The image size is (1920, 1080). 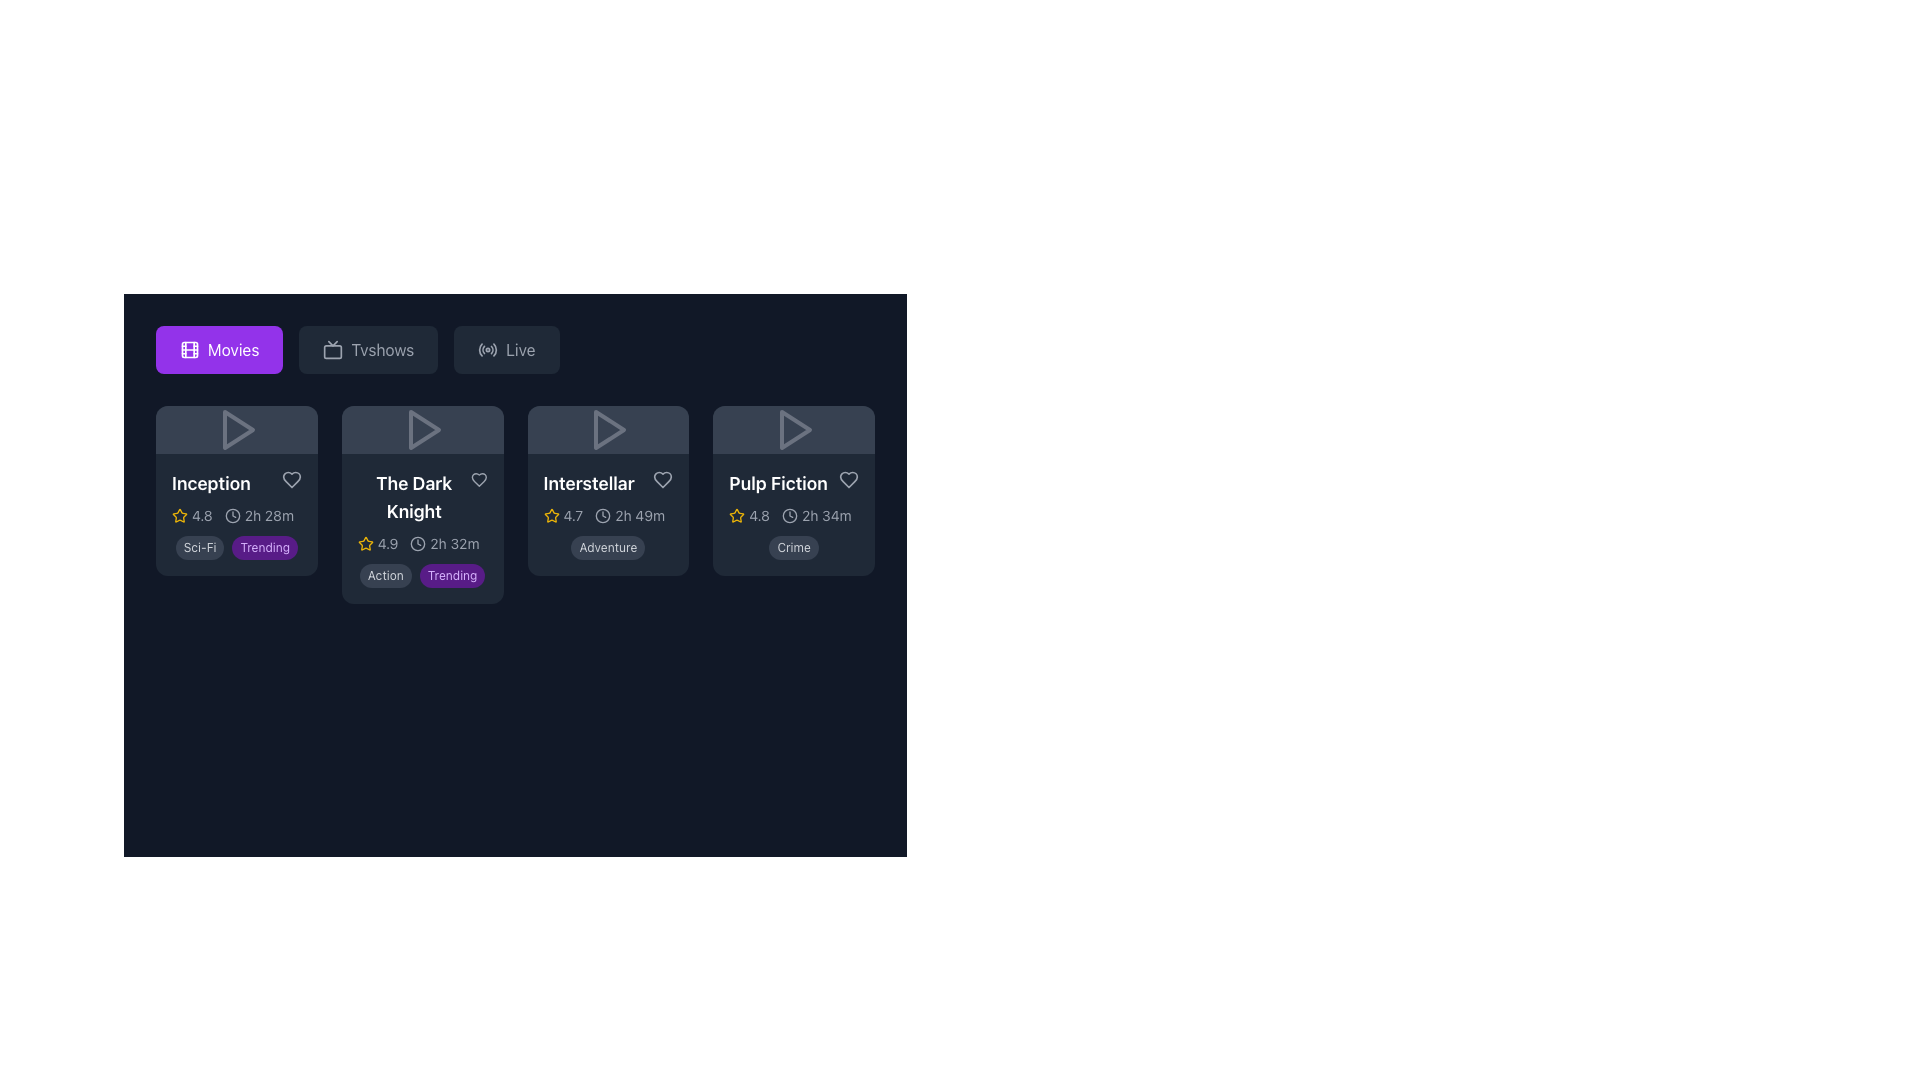 I want to click on title text label displaying 'Pulp Fiction', which is prominently positioned at the top of the rightmost movie card, above the rating and runtime information, so click(x=777, y=483).